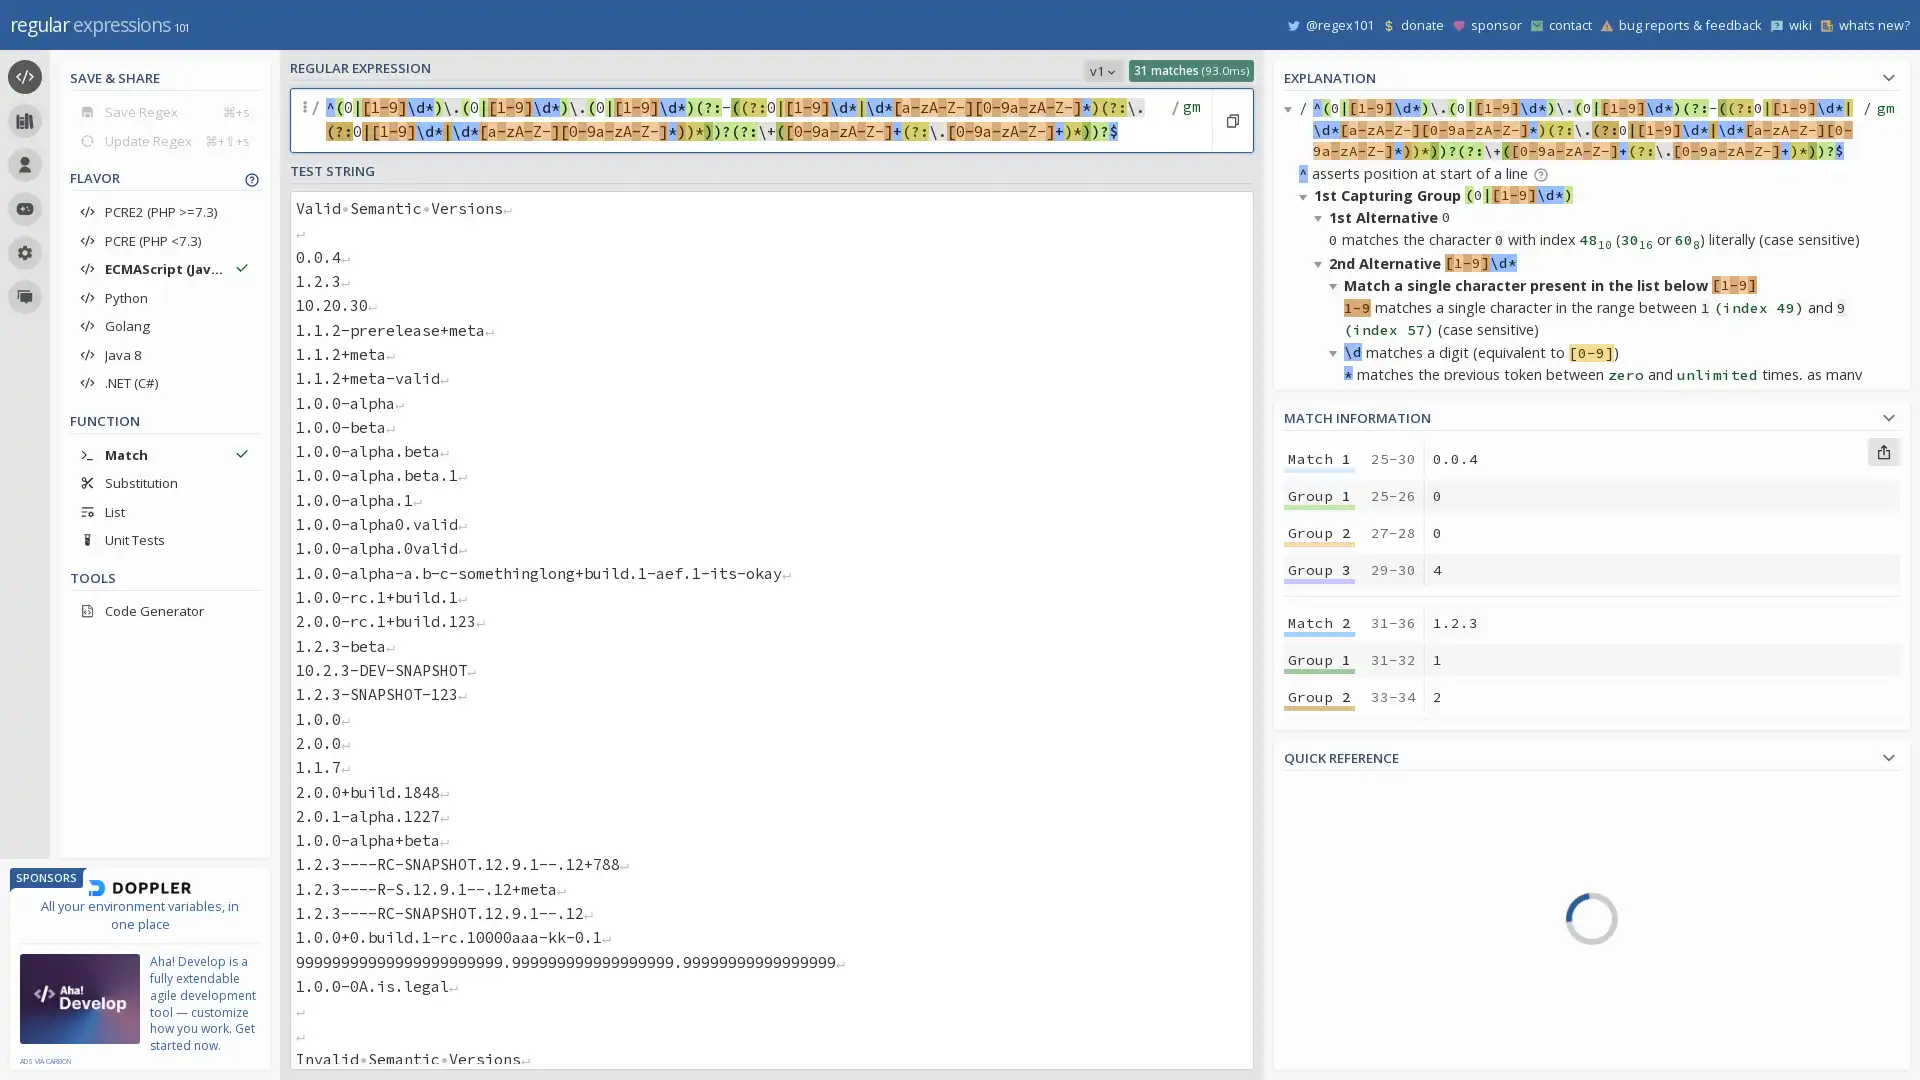 This screenshot has width=1920, height=1080. What do you see at coordinates (1377, 971) in the screenshot?
I see `Quantifiers` at bounding box center [1377, 971].